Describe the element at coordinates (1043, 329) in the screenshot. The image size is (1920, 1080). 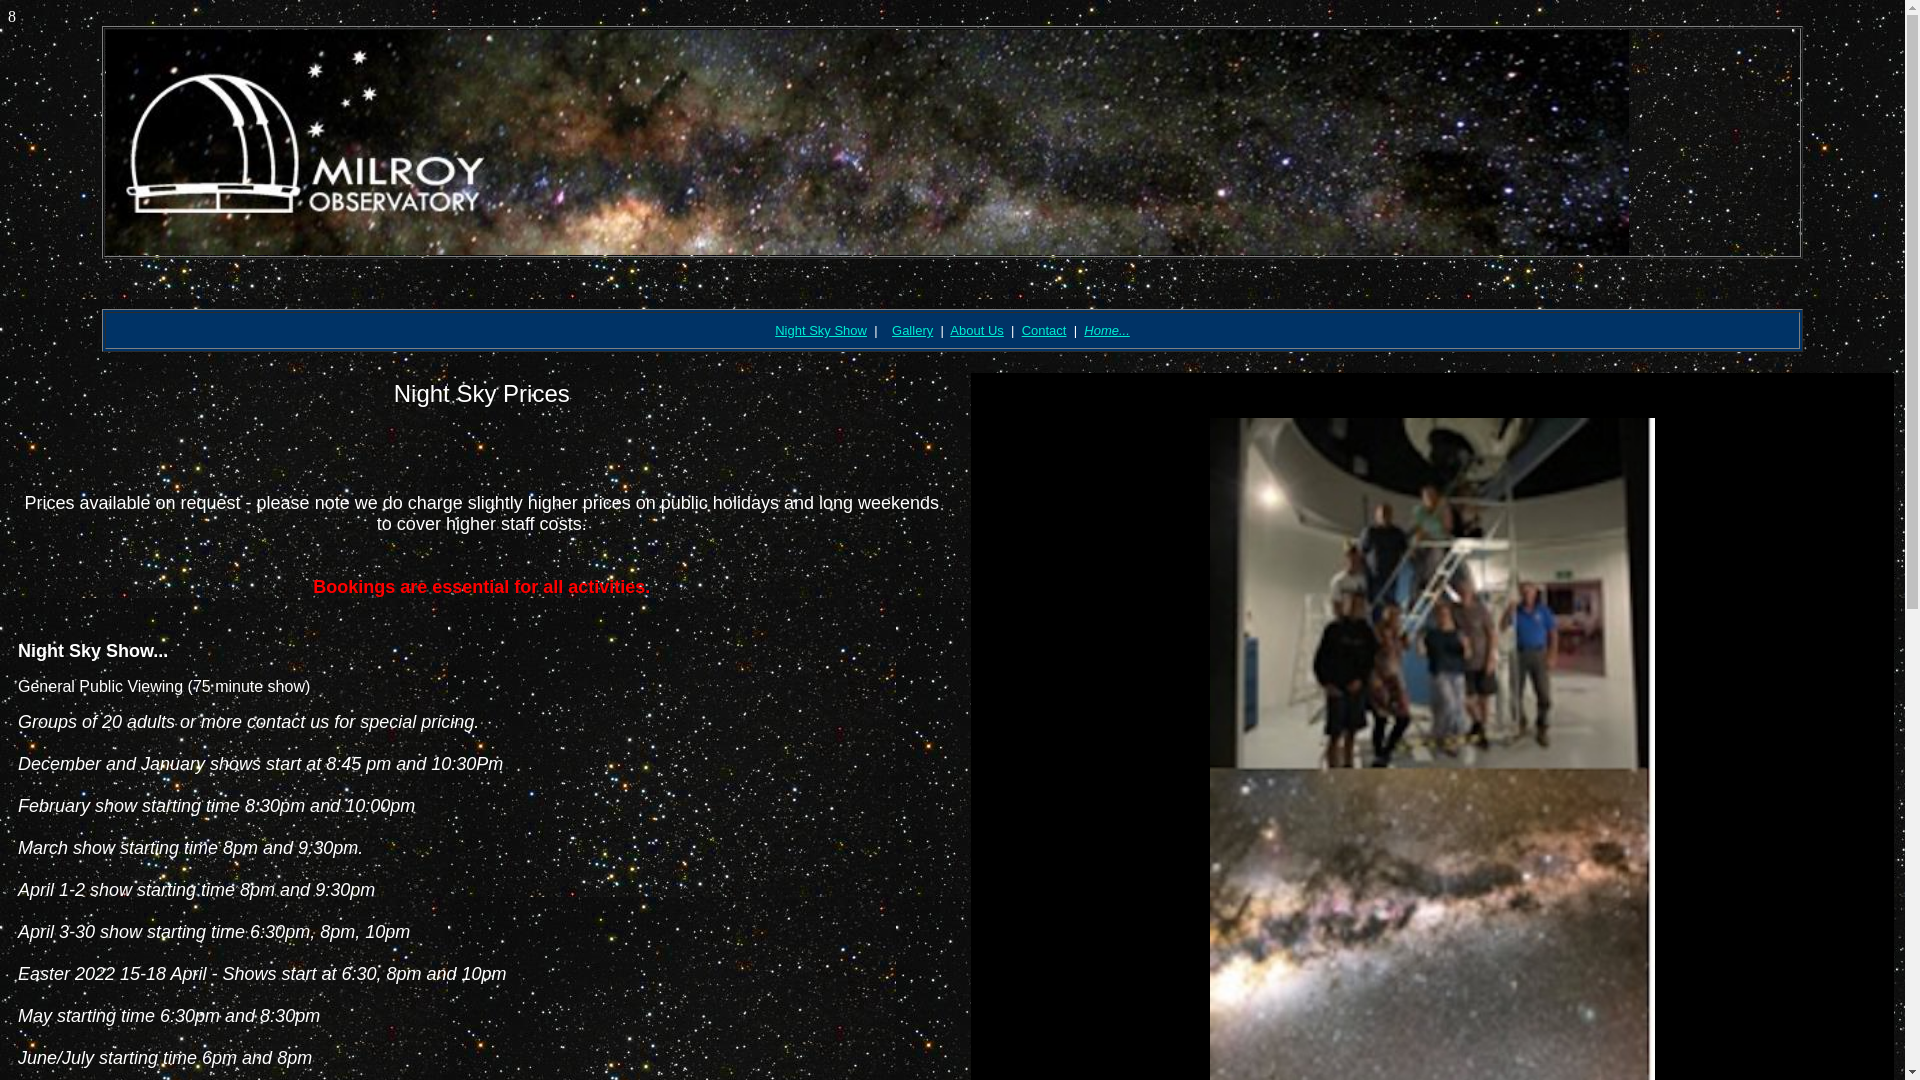
I see `'Contact'` at that location.